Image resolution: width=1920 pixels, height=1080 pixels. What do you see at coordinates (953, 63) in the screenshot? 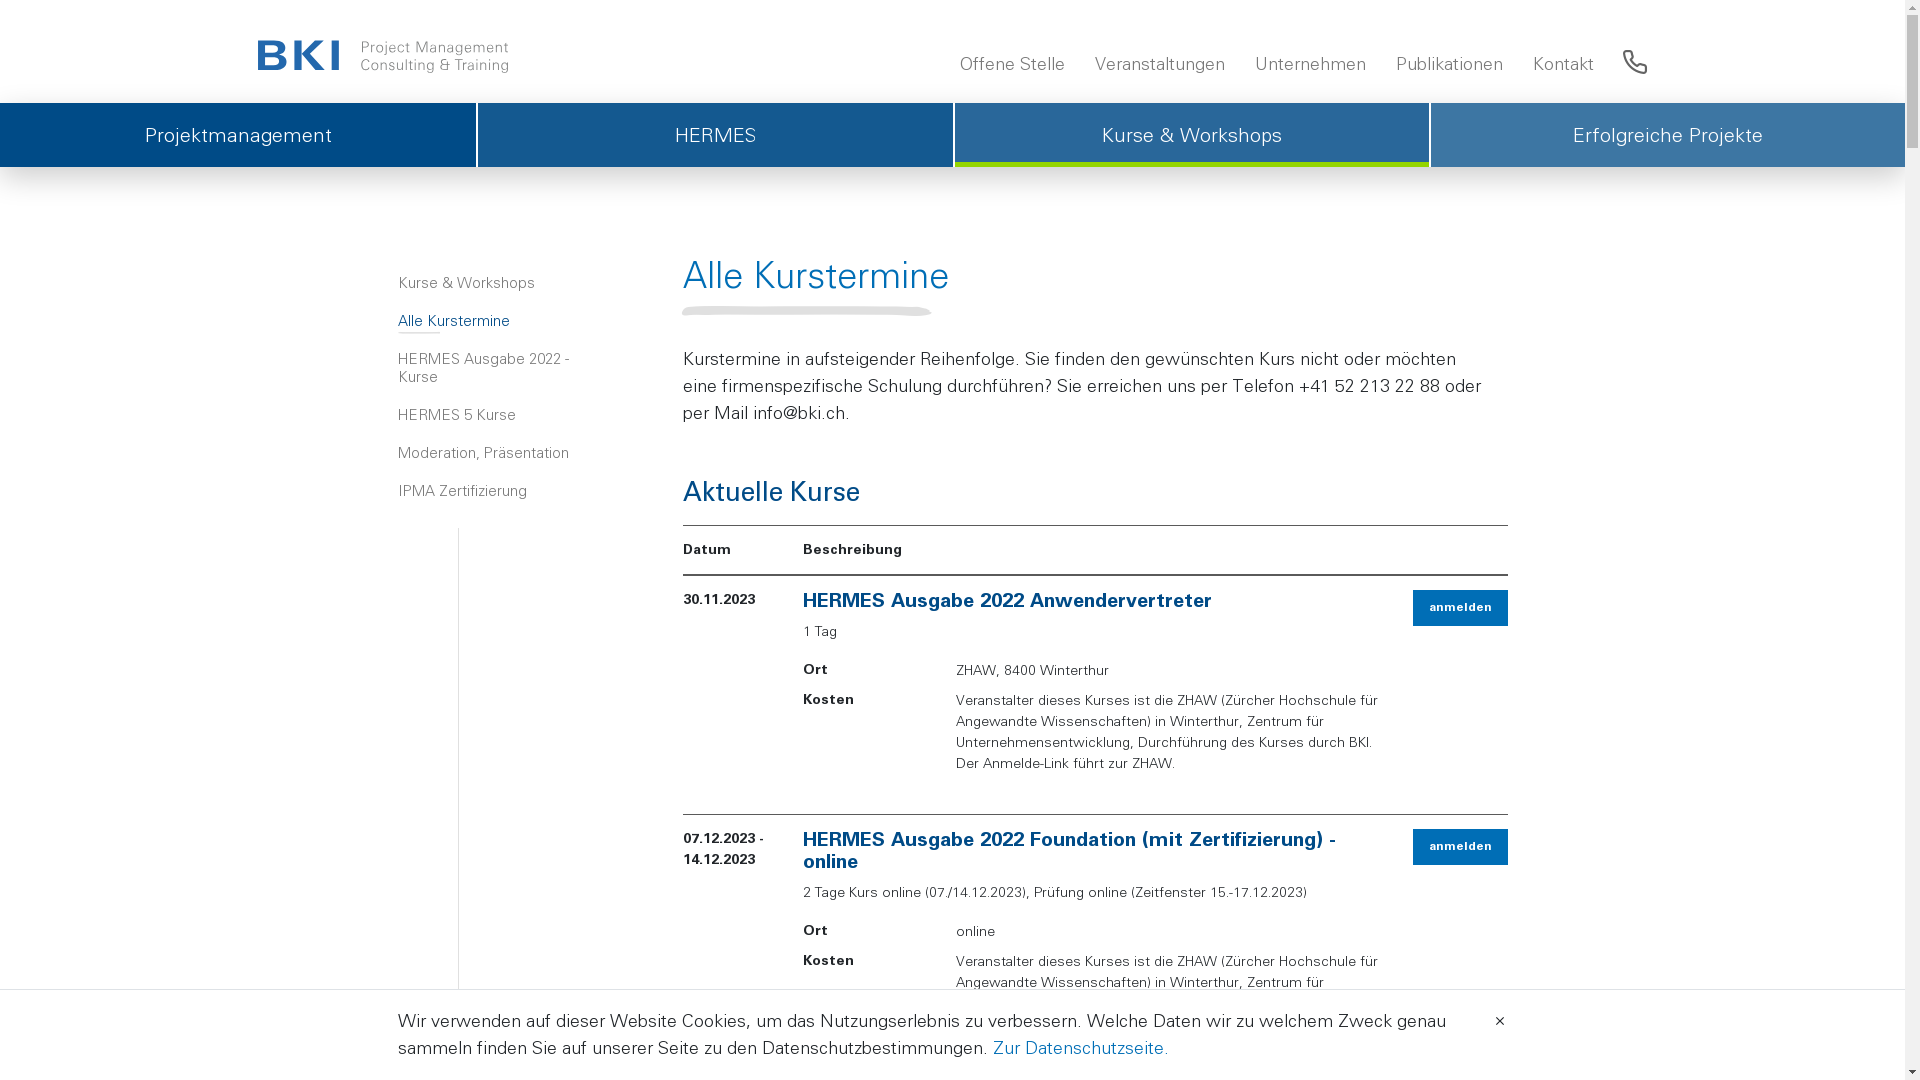
I see `'Offene Stelle'` at bounding box center [953, 63].